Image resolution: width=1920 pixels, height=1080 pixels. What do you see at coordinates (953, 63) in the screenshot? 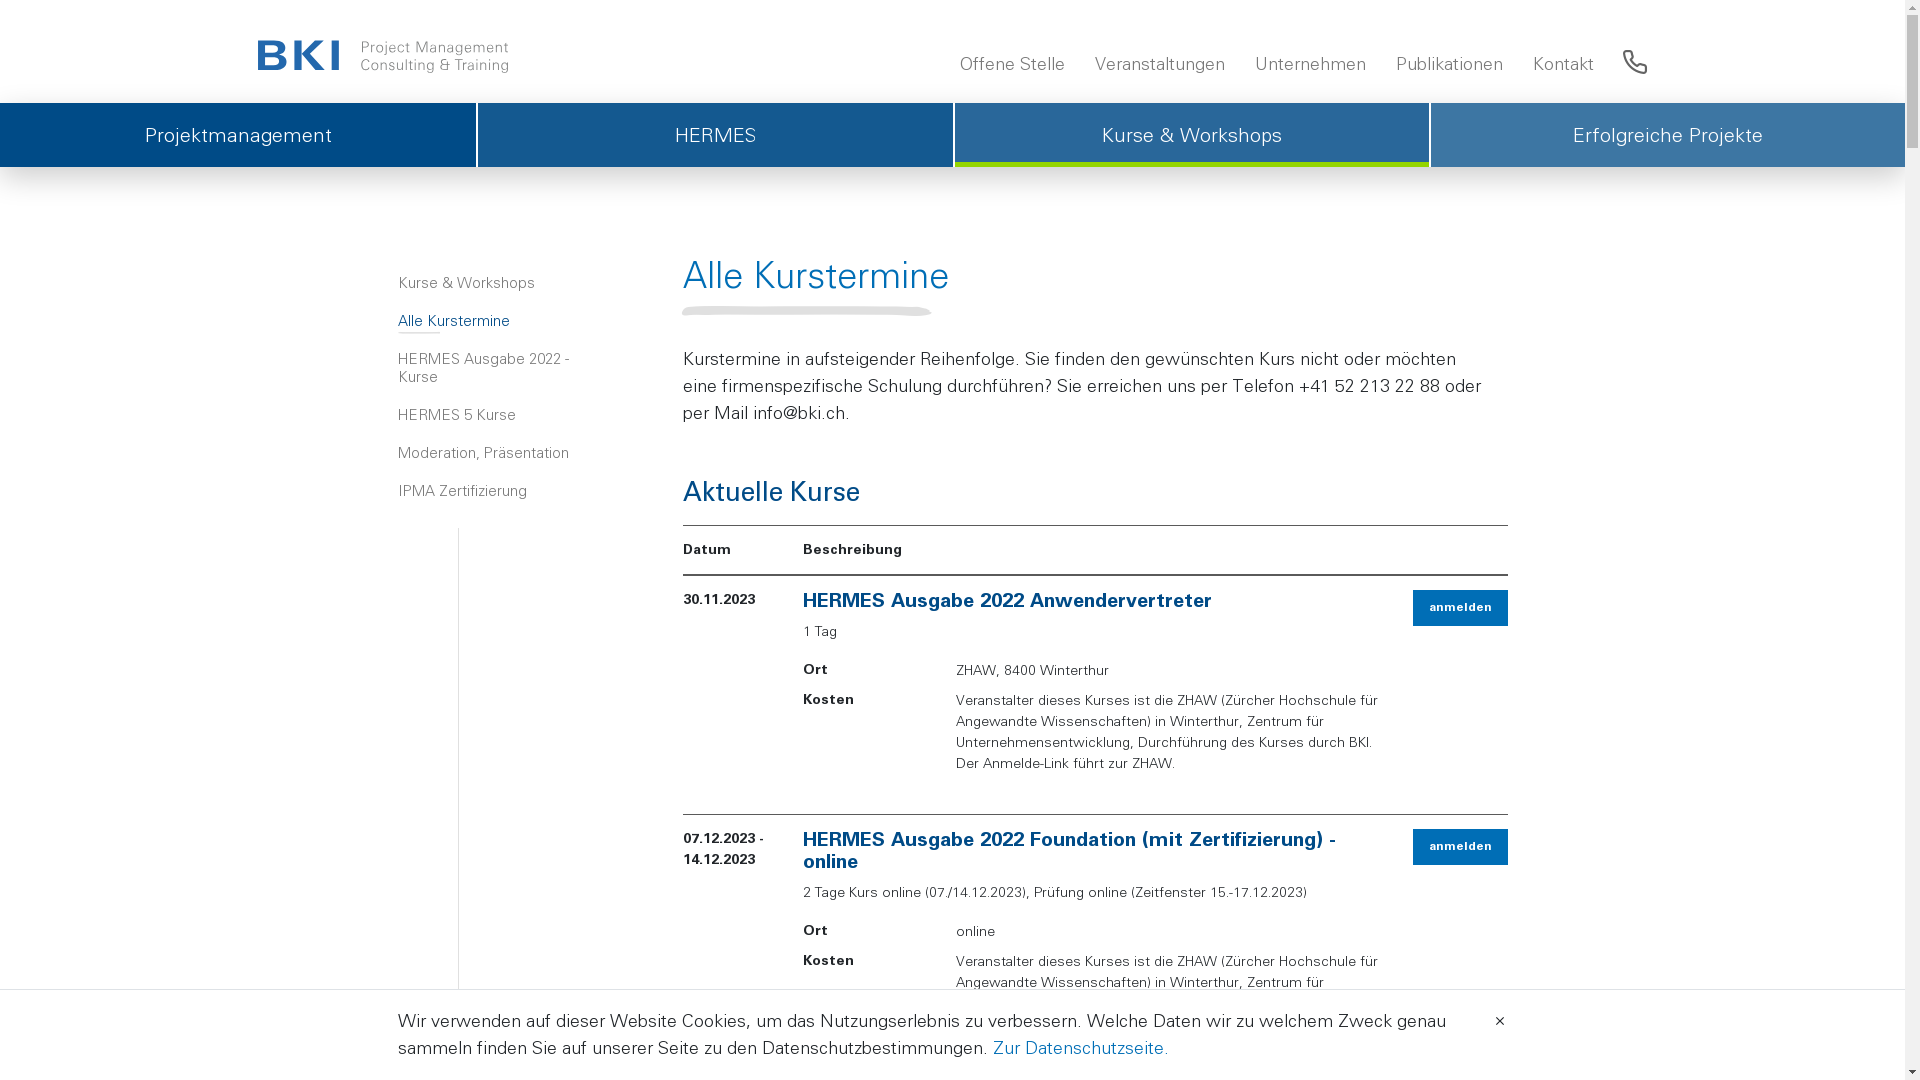
I see `'Offene Stelle'` at bounding box center [953, 63].